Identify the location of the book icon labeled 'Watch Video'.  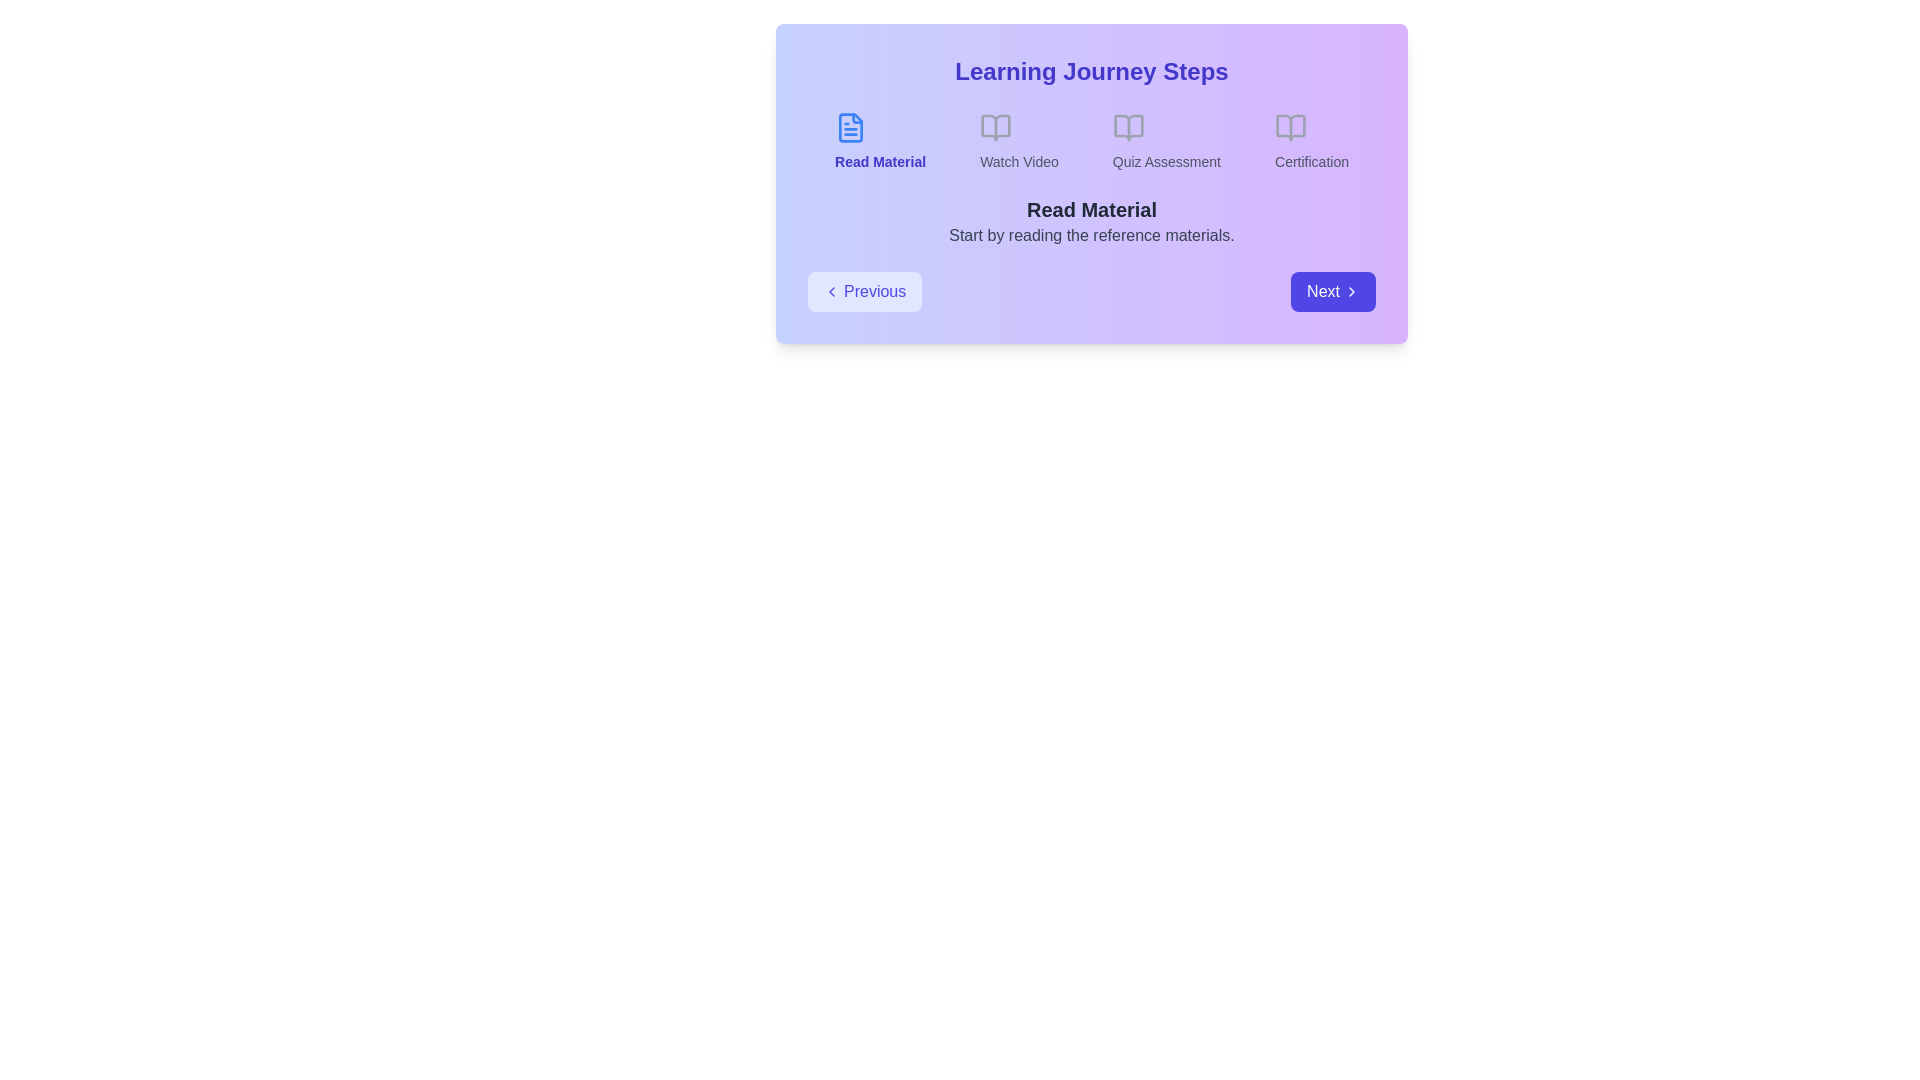
(996, 127).